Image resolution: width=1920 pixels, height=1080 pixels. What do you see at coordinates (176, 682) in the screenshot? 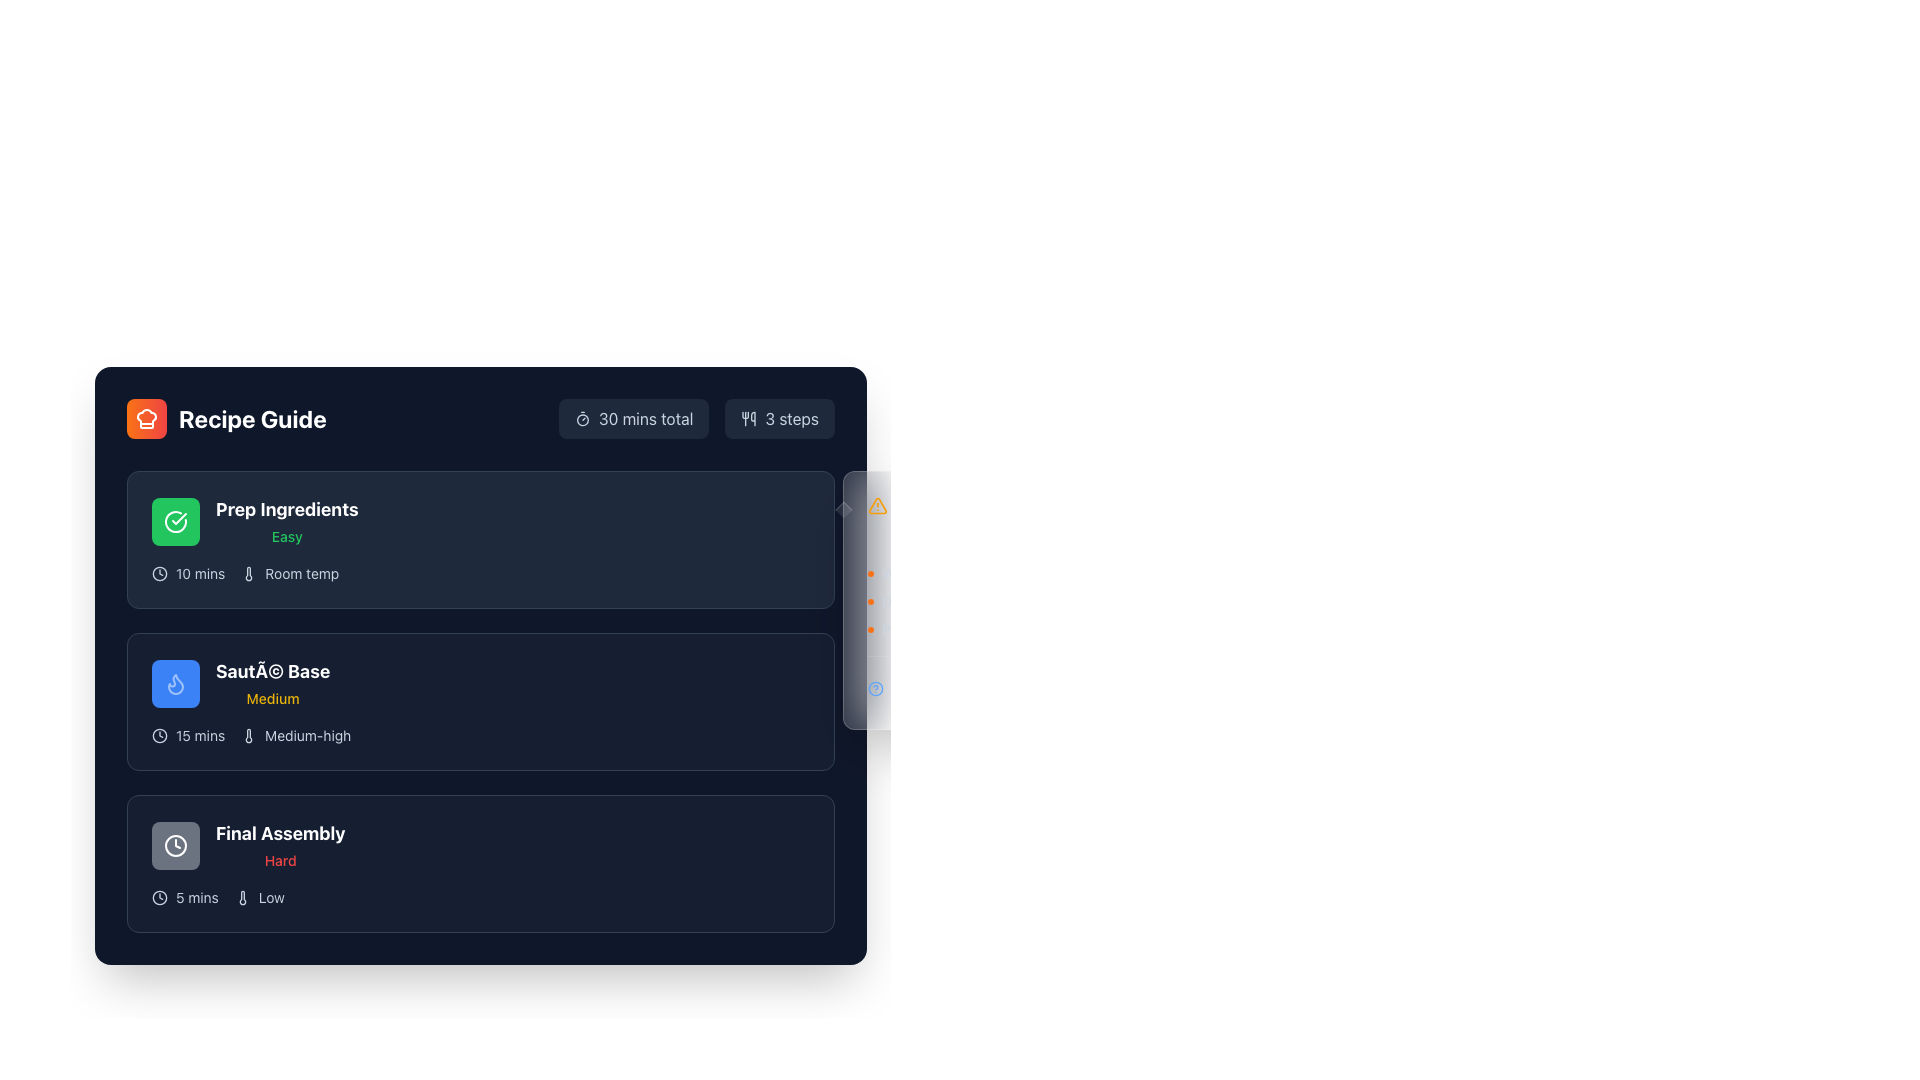
I see `the flame icon on the blue square button with rounded corners, which is the first item on the left within the 'Sauté Base' and 'Medium' section` at bounding box center [176, 682].